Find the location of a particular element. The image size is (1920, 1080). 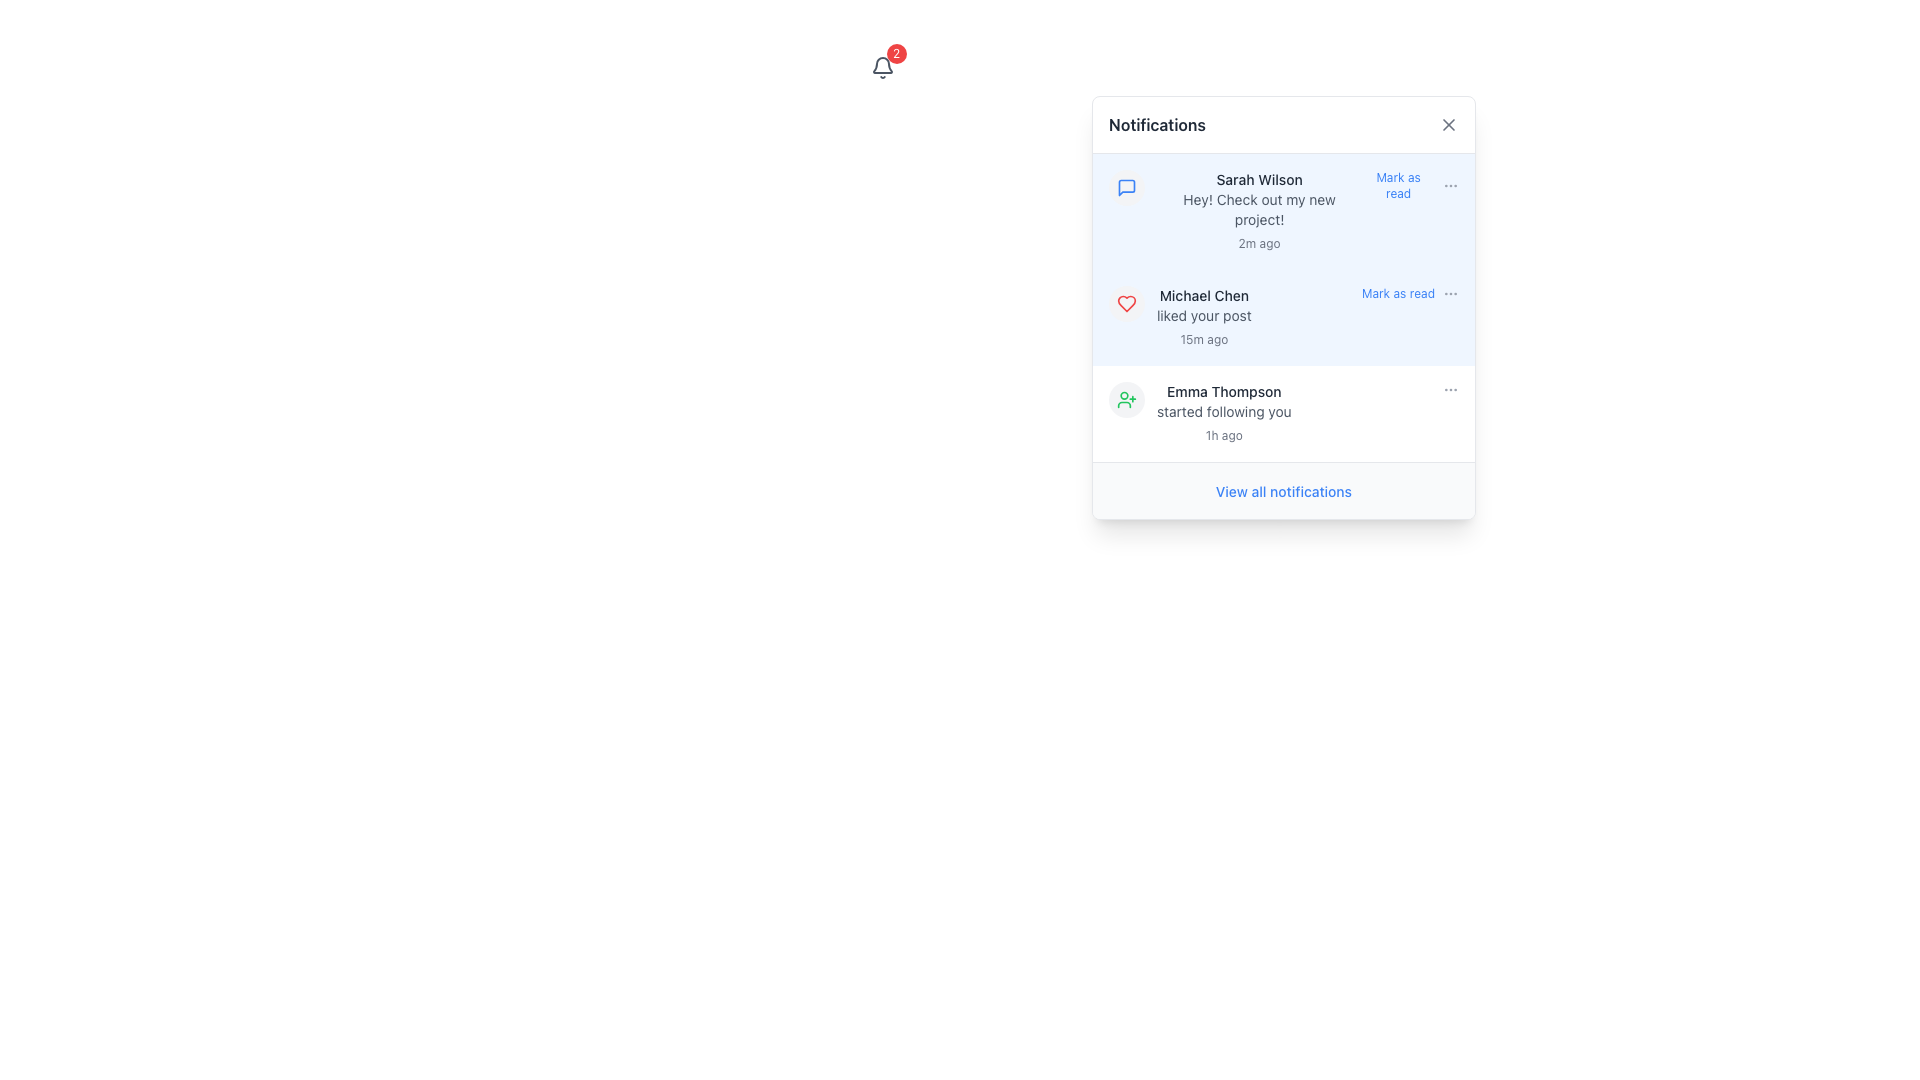

the close icon located in the top-right corner of the notifications panel is located at coordinates (1449, 124).